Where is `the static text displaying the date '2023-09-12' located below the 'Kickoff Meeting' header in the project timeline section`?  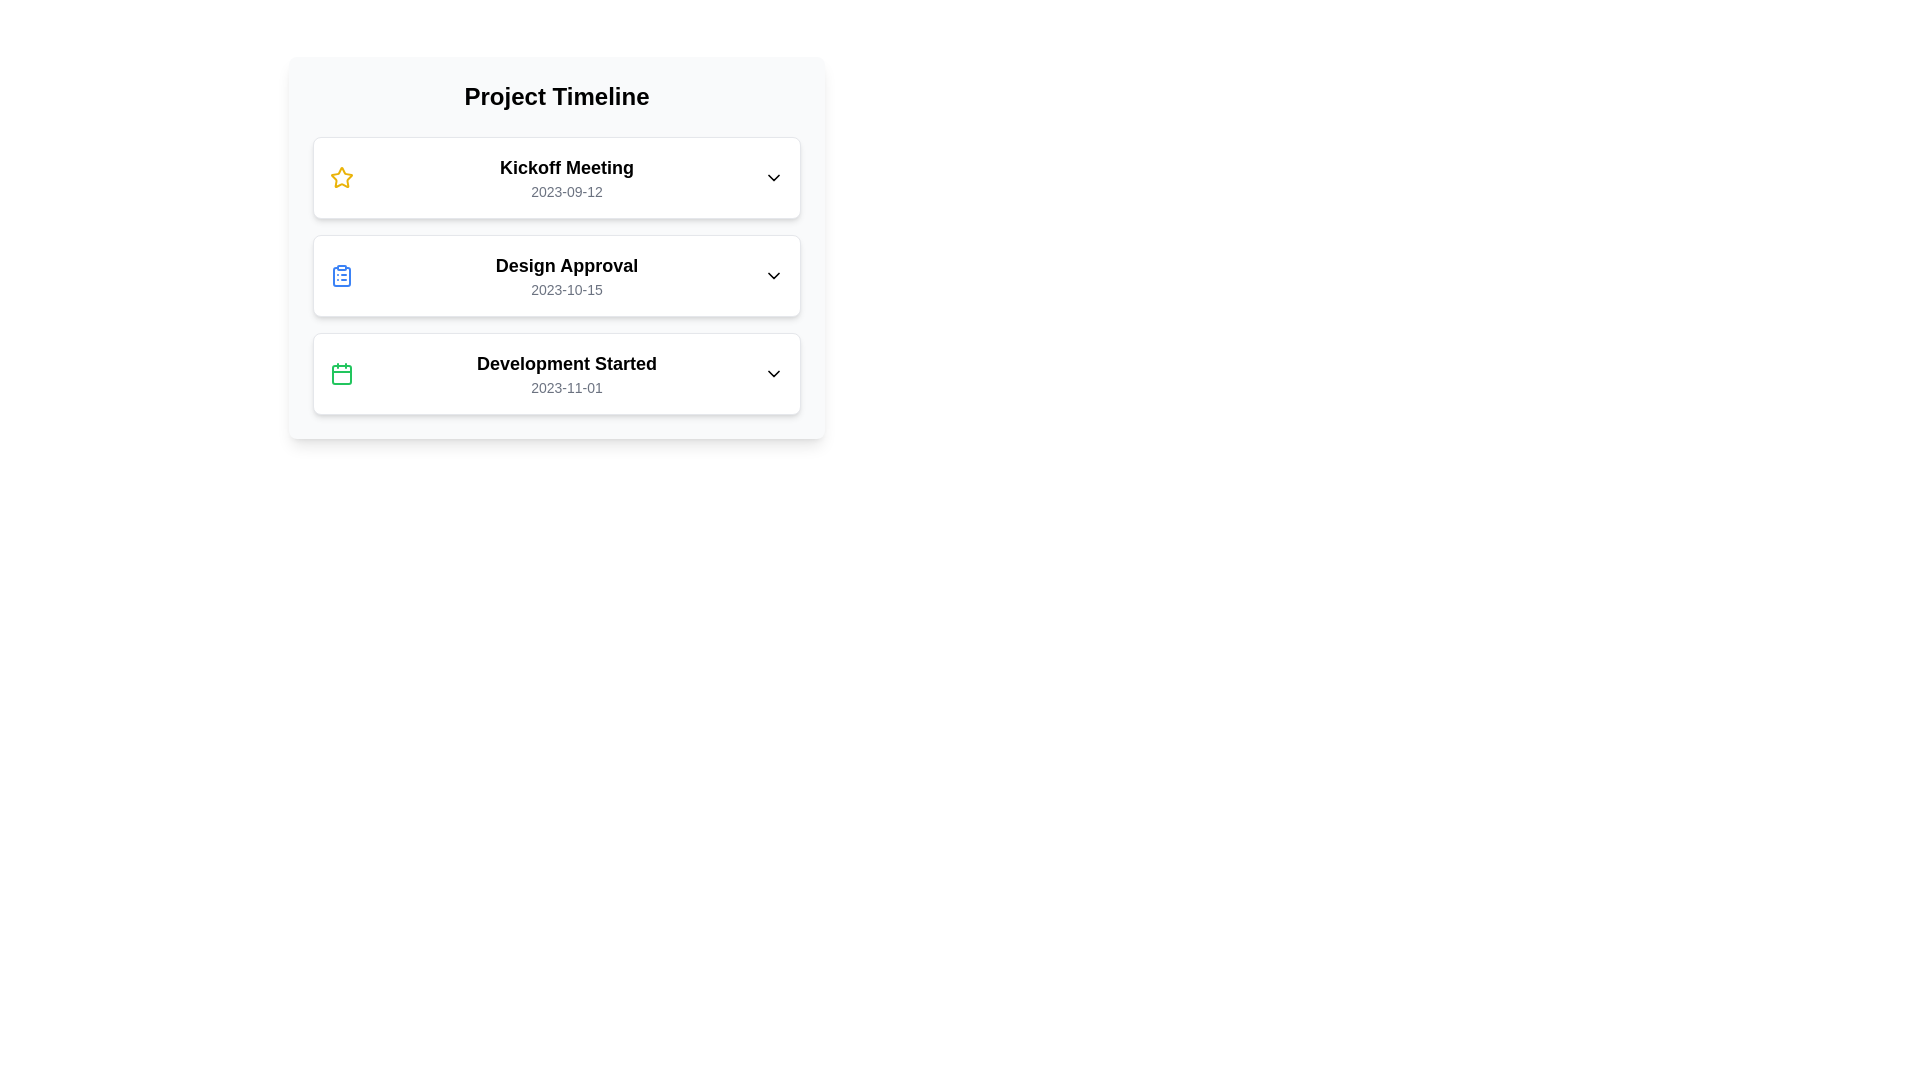
the static text displaying the date '2023-09-12' located below the 'Kickoff Meeting' header in the project timeline section is located at coordinates (565, 192).